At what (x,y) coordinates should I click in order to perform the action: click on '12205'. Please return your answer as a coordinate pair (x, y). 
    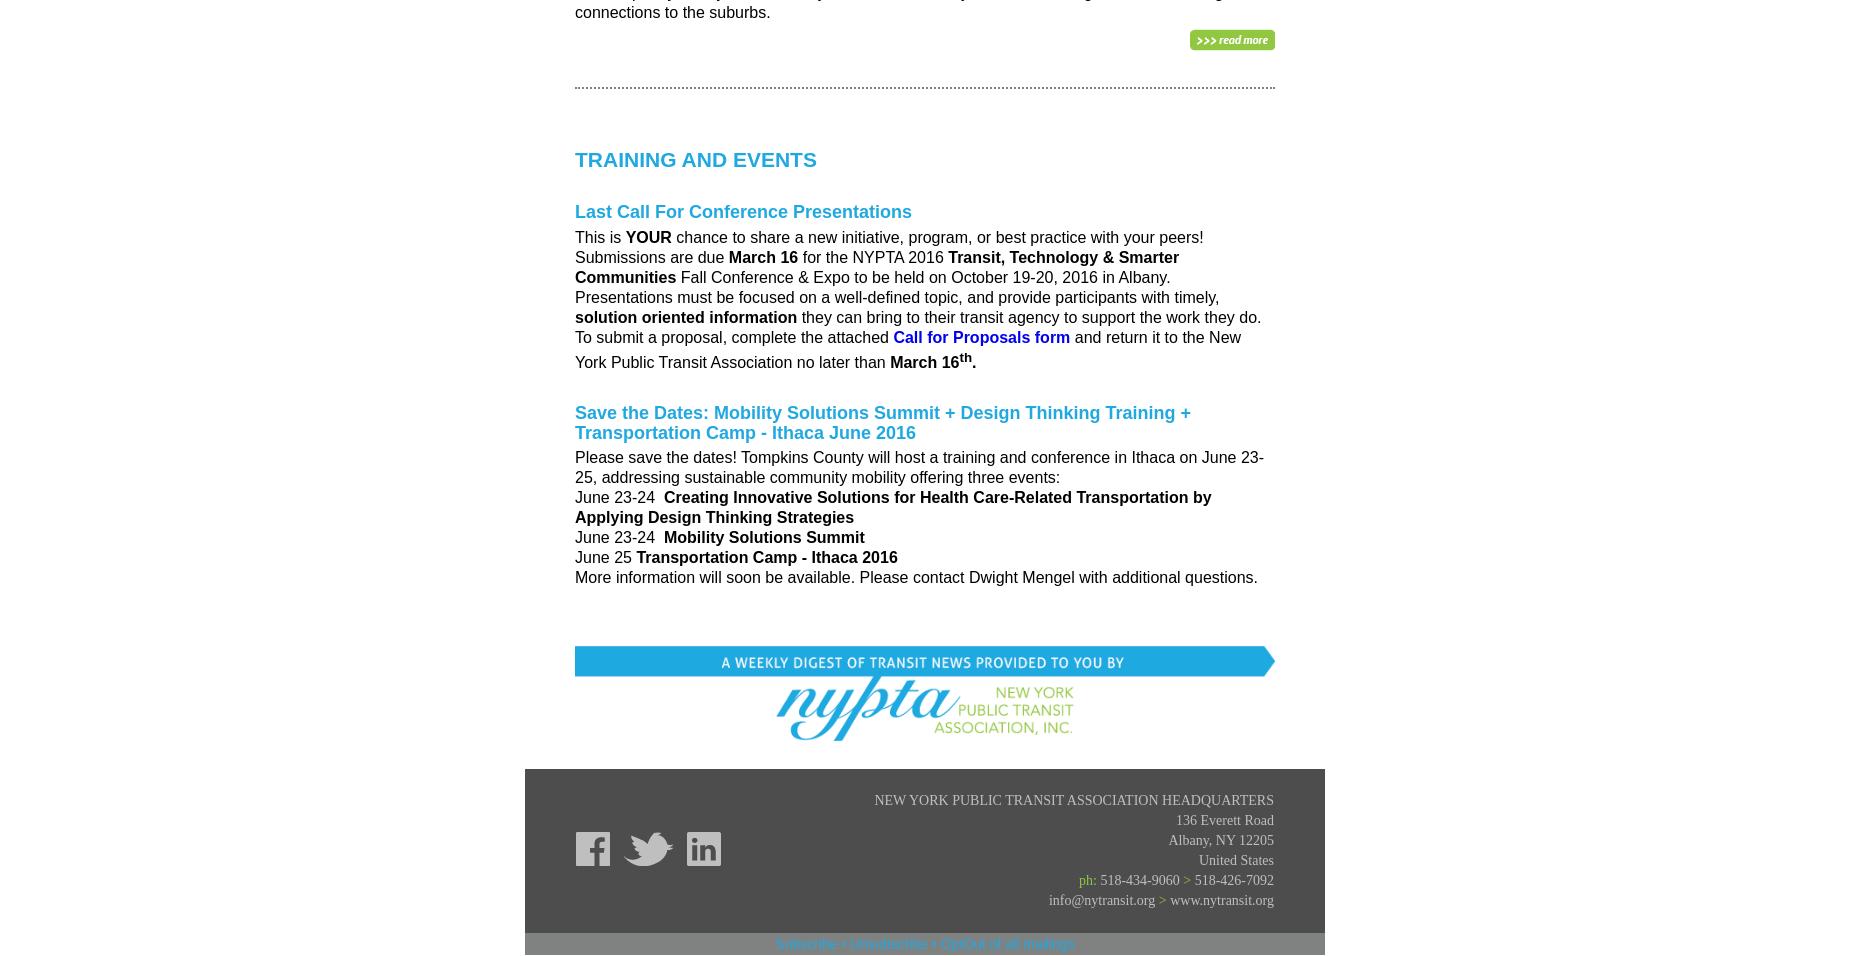
    Looking at the image, I should click on (1237, 840).